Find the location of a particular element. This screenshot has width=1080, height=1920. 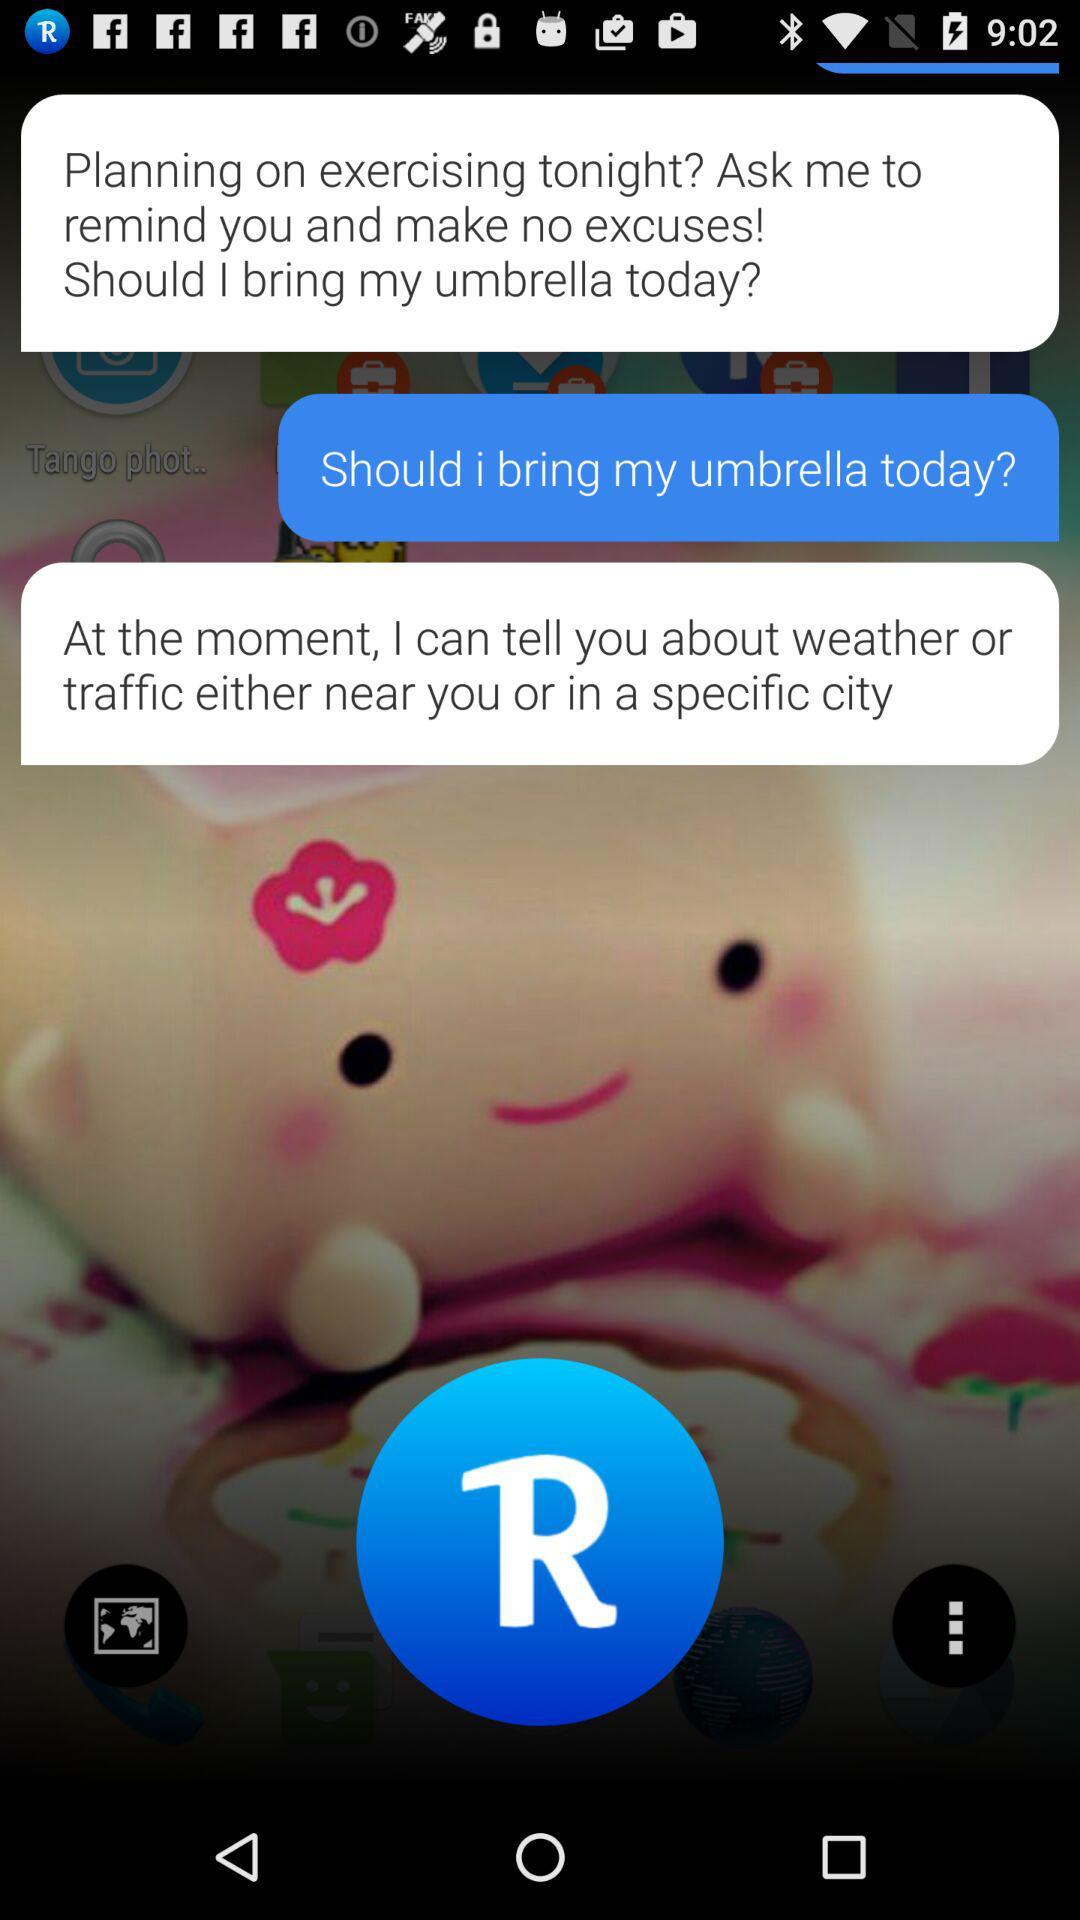

the more icon is located at coordinates (952, 1739).